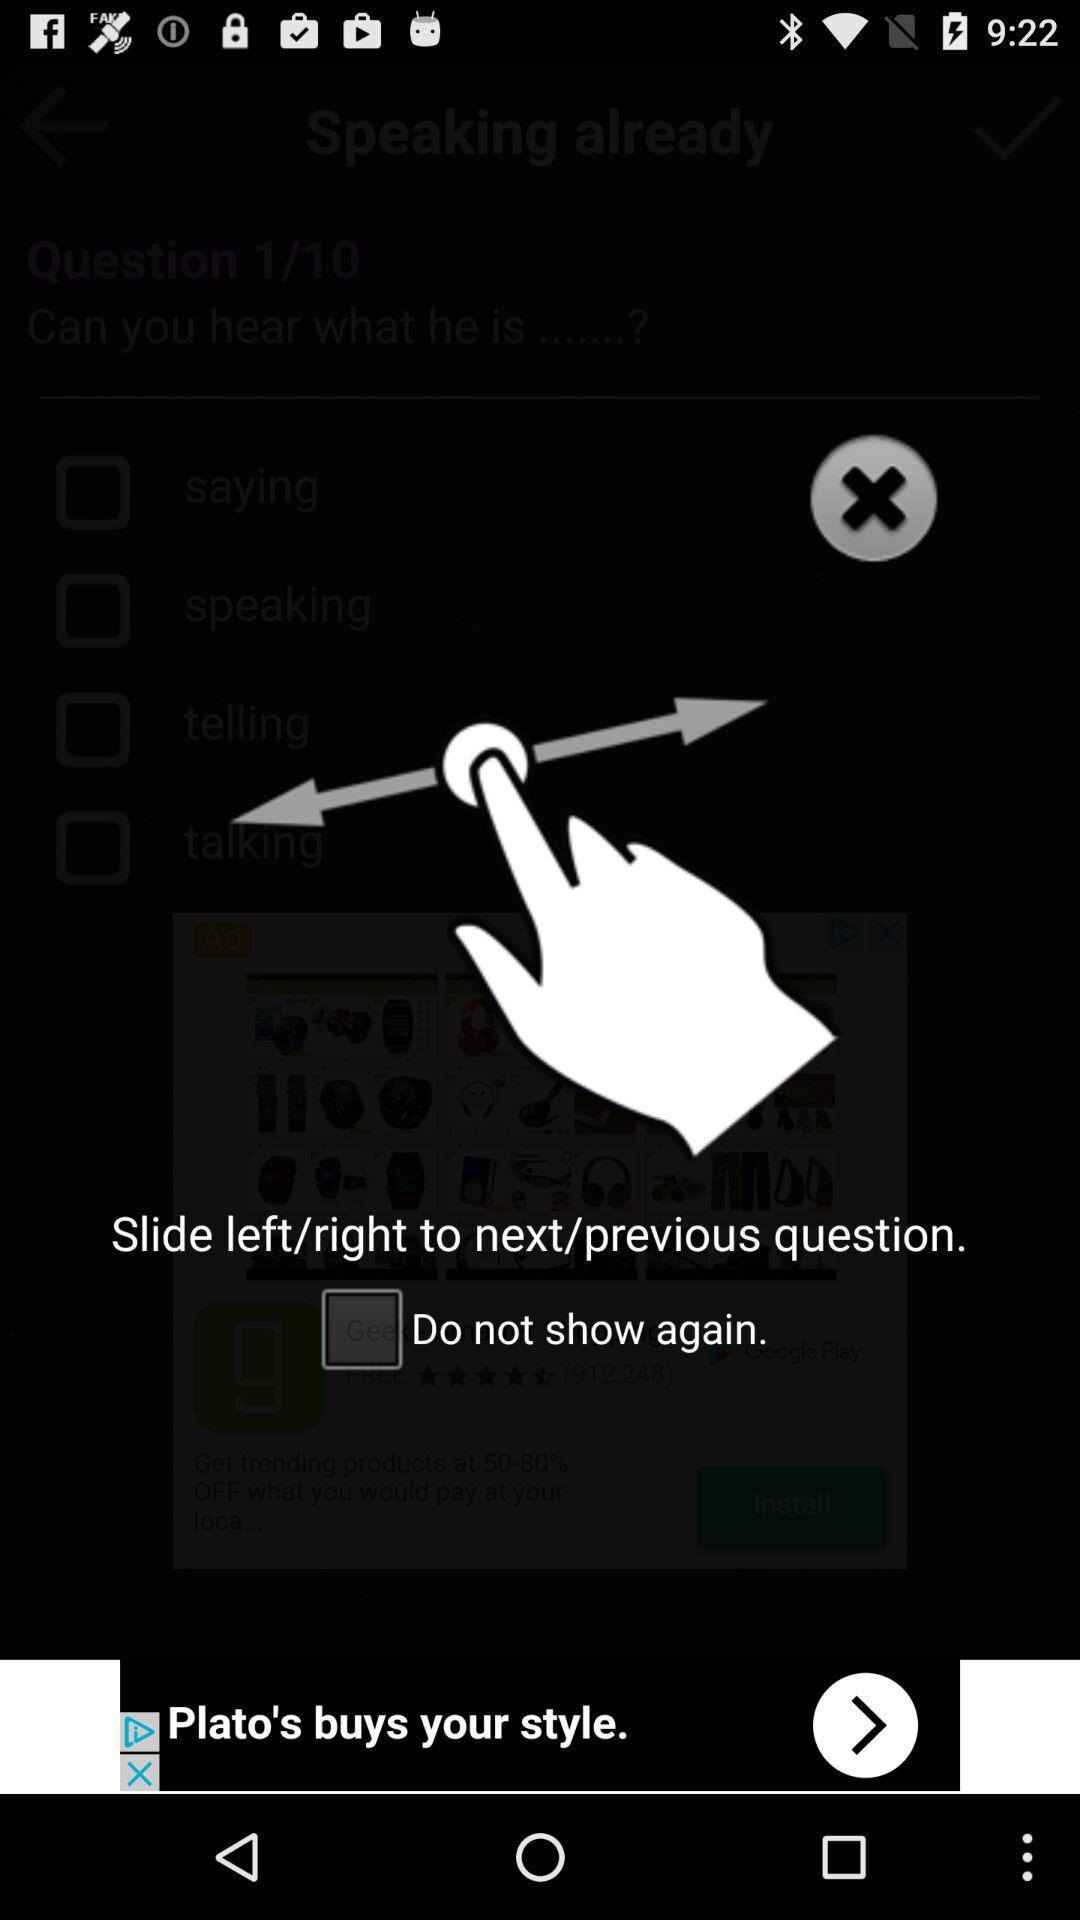  What do you see at coordinates (1017, 133) in the screenshot?
I see `the check icon` at bounding box center [1017, 133].